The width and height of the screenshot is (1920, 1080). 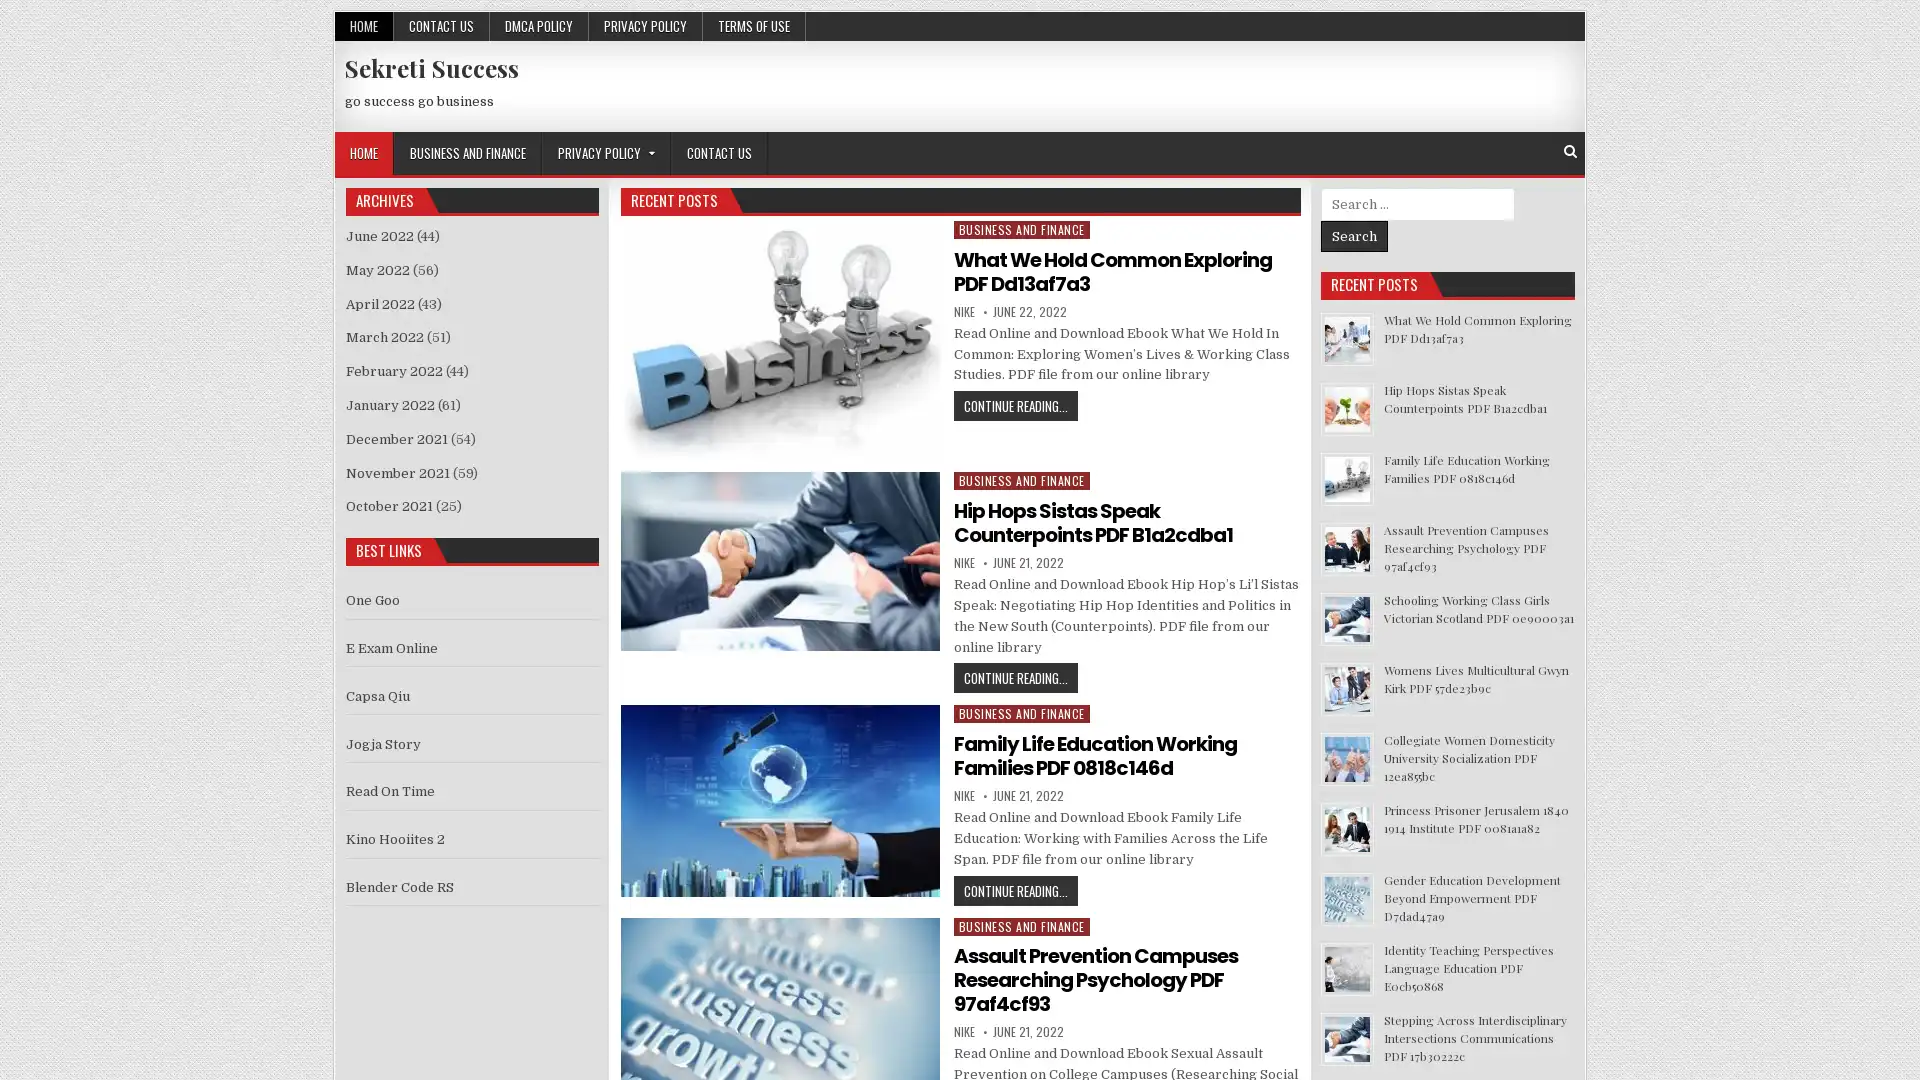 What do you see at coordinates (1354, 235) in the screenshot?
I see `Search` at bounding box center [1354, 235].